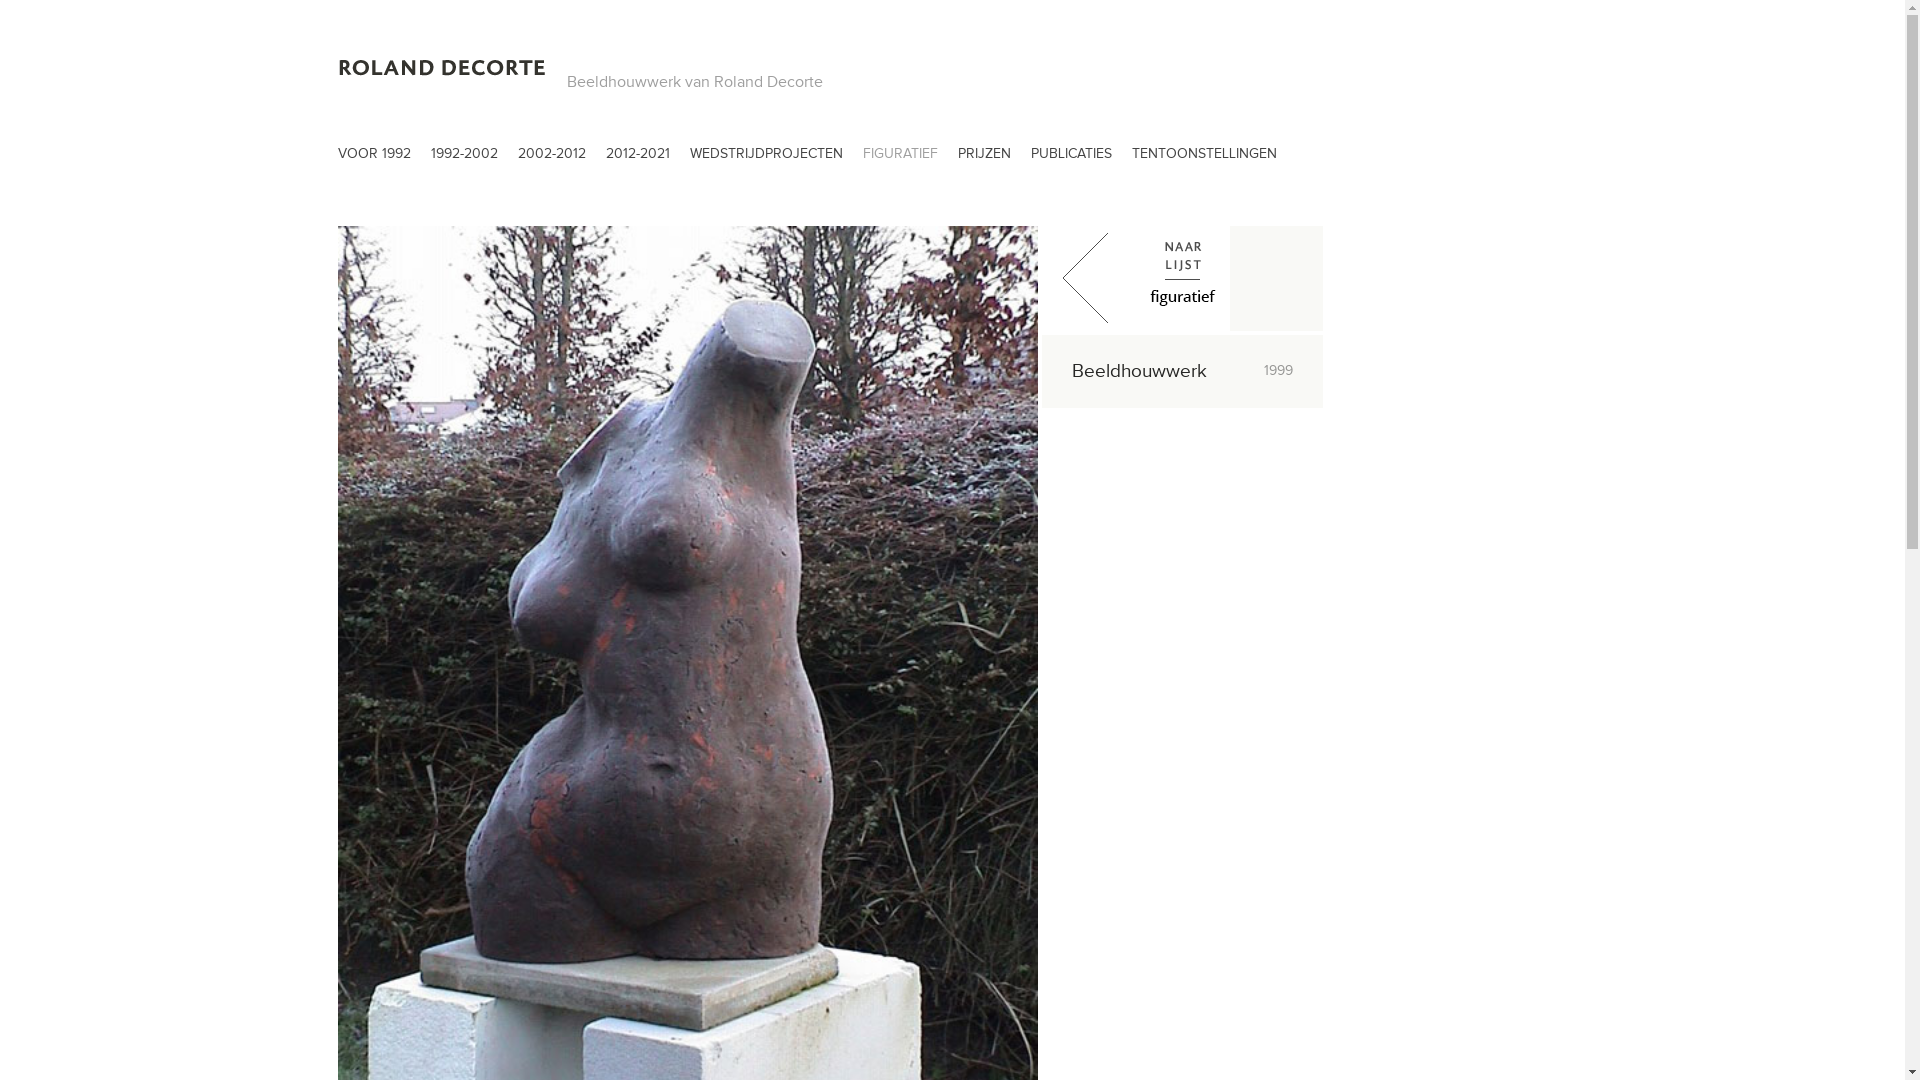 The image size is (1920, 1080). Describe the element at coordinates (637, 157) in the screenshot. I see `'2012-2021'` at that location.